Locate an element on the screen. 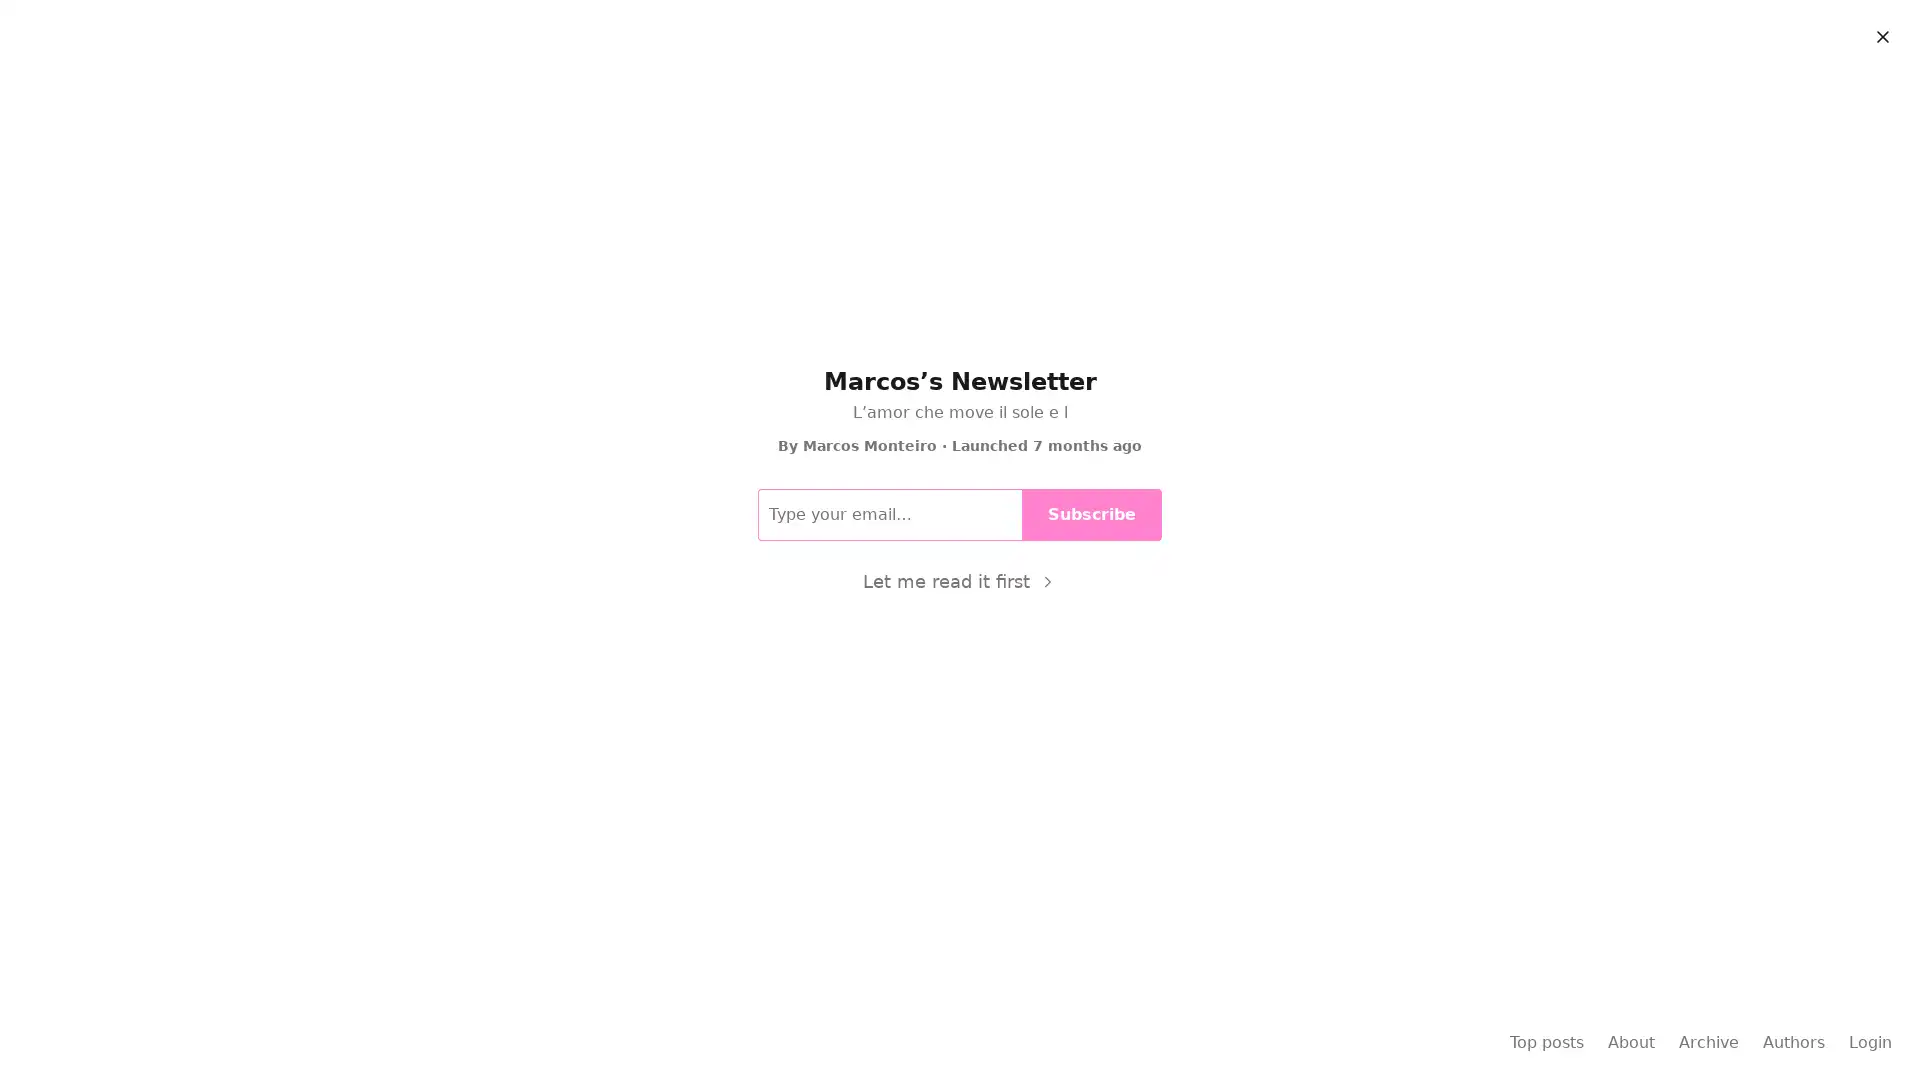 Image resolution: width=1920 pixels, height=1080 pixels. Subscribe is located at coordinates (1098, 325).